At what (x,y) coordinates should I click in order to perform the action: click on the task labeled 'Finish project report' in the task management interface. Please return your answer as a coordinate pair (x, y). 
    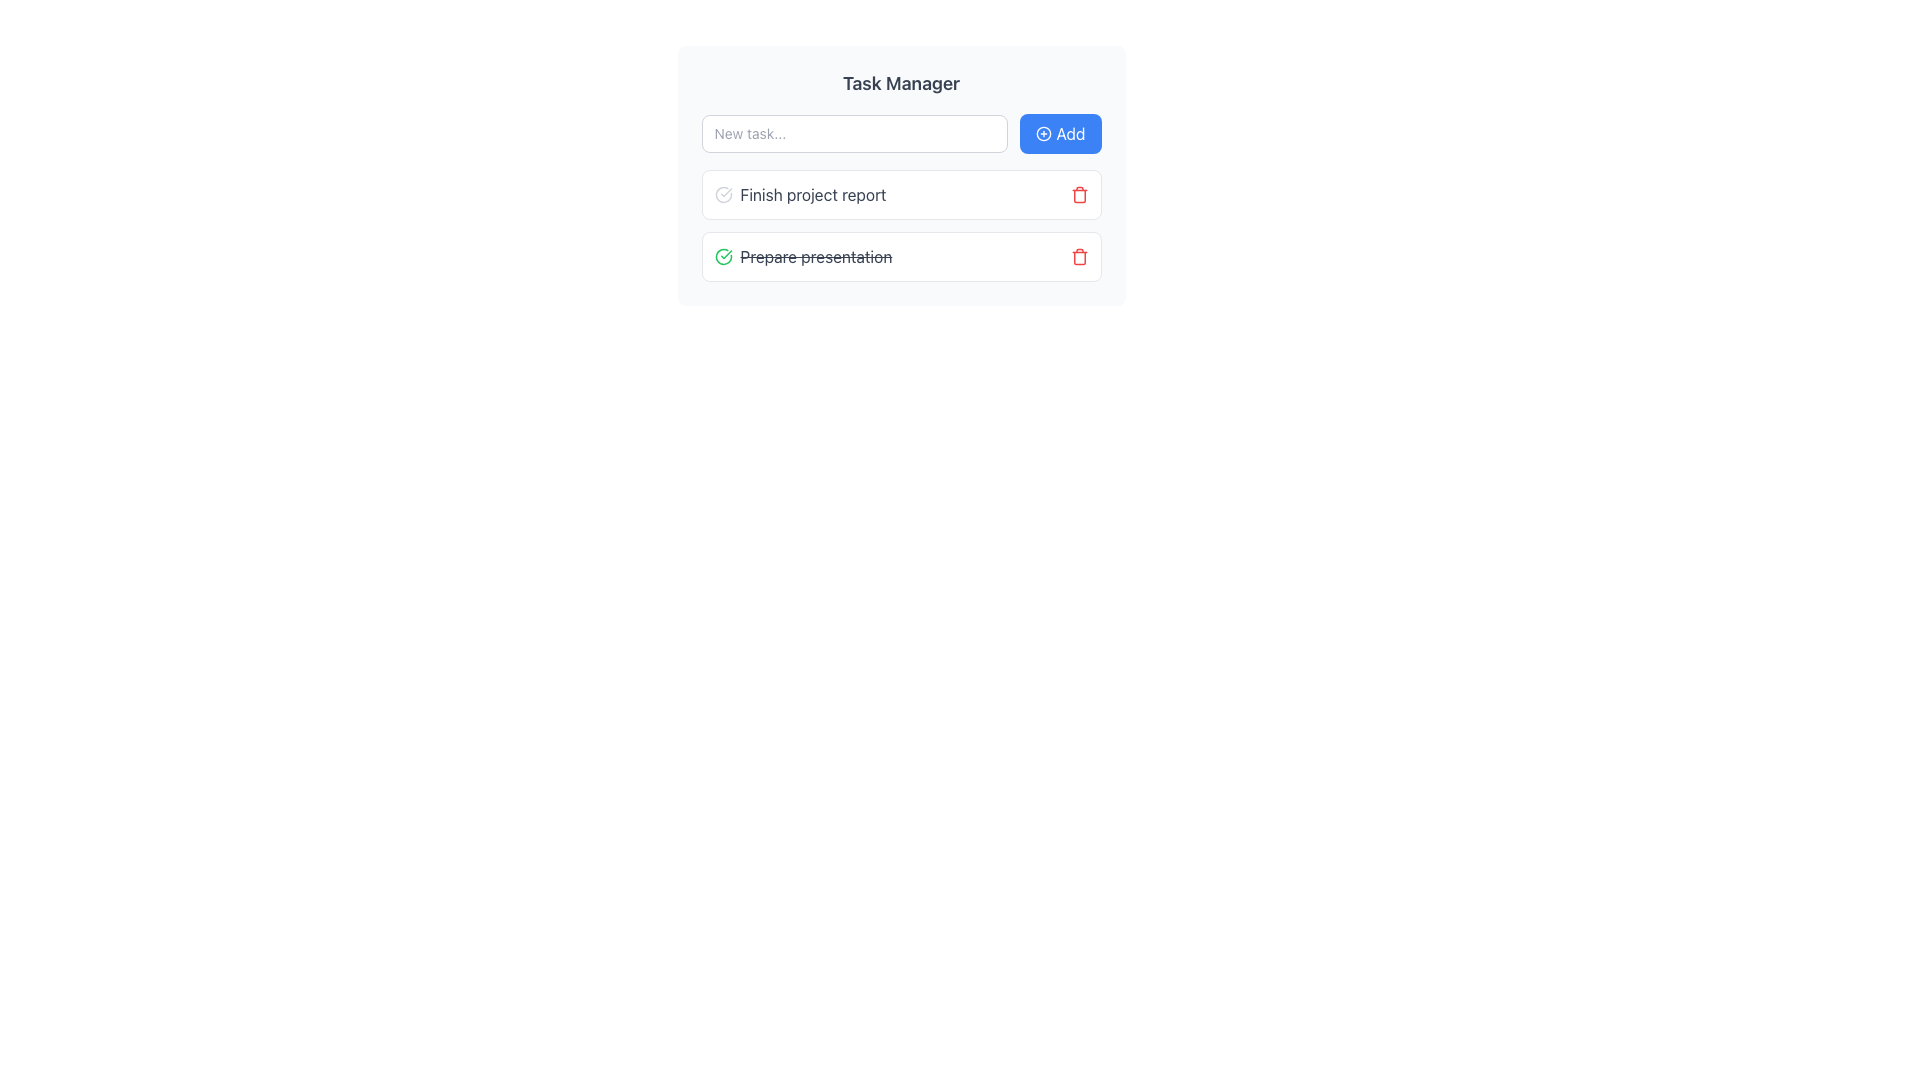
    Looking at the image, I should click on (900, 195).